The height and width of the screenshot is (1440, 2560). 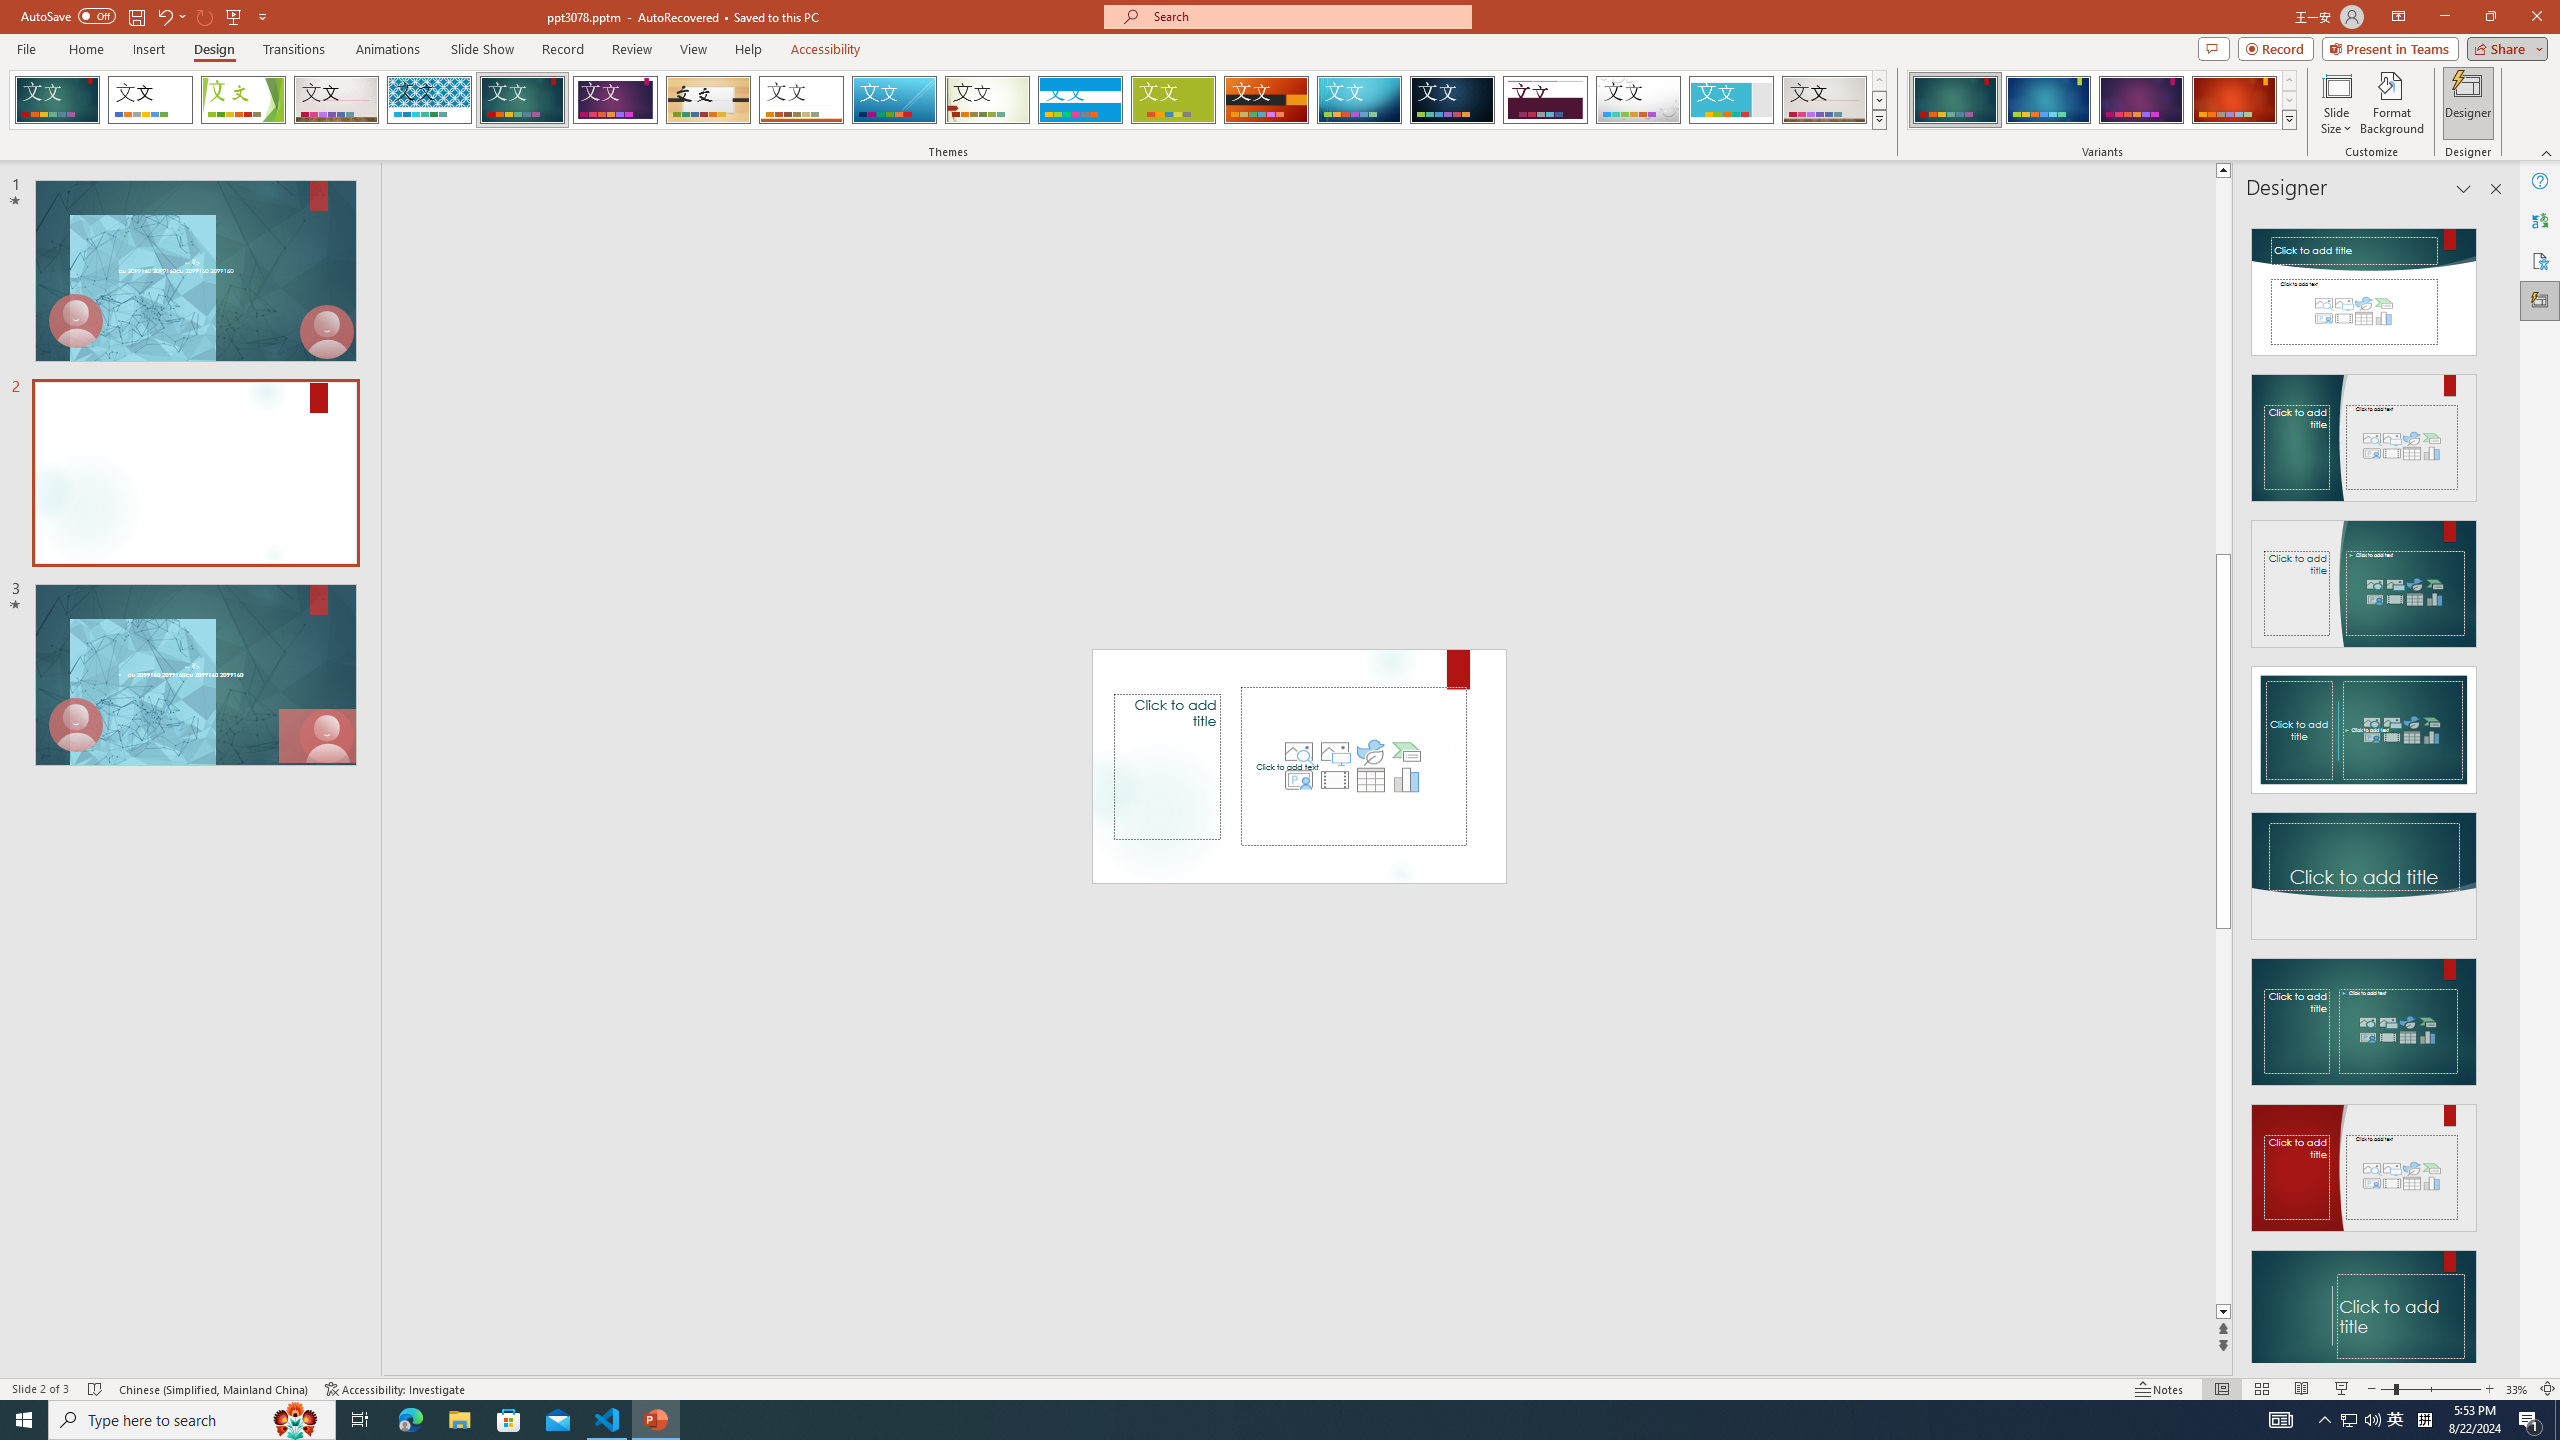 What do you see at coordinates (2140, 99) in the screenshot?
I see `'Ion Variant 3'` at bounding box center [2140, 99].